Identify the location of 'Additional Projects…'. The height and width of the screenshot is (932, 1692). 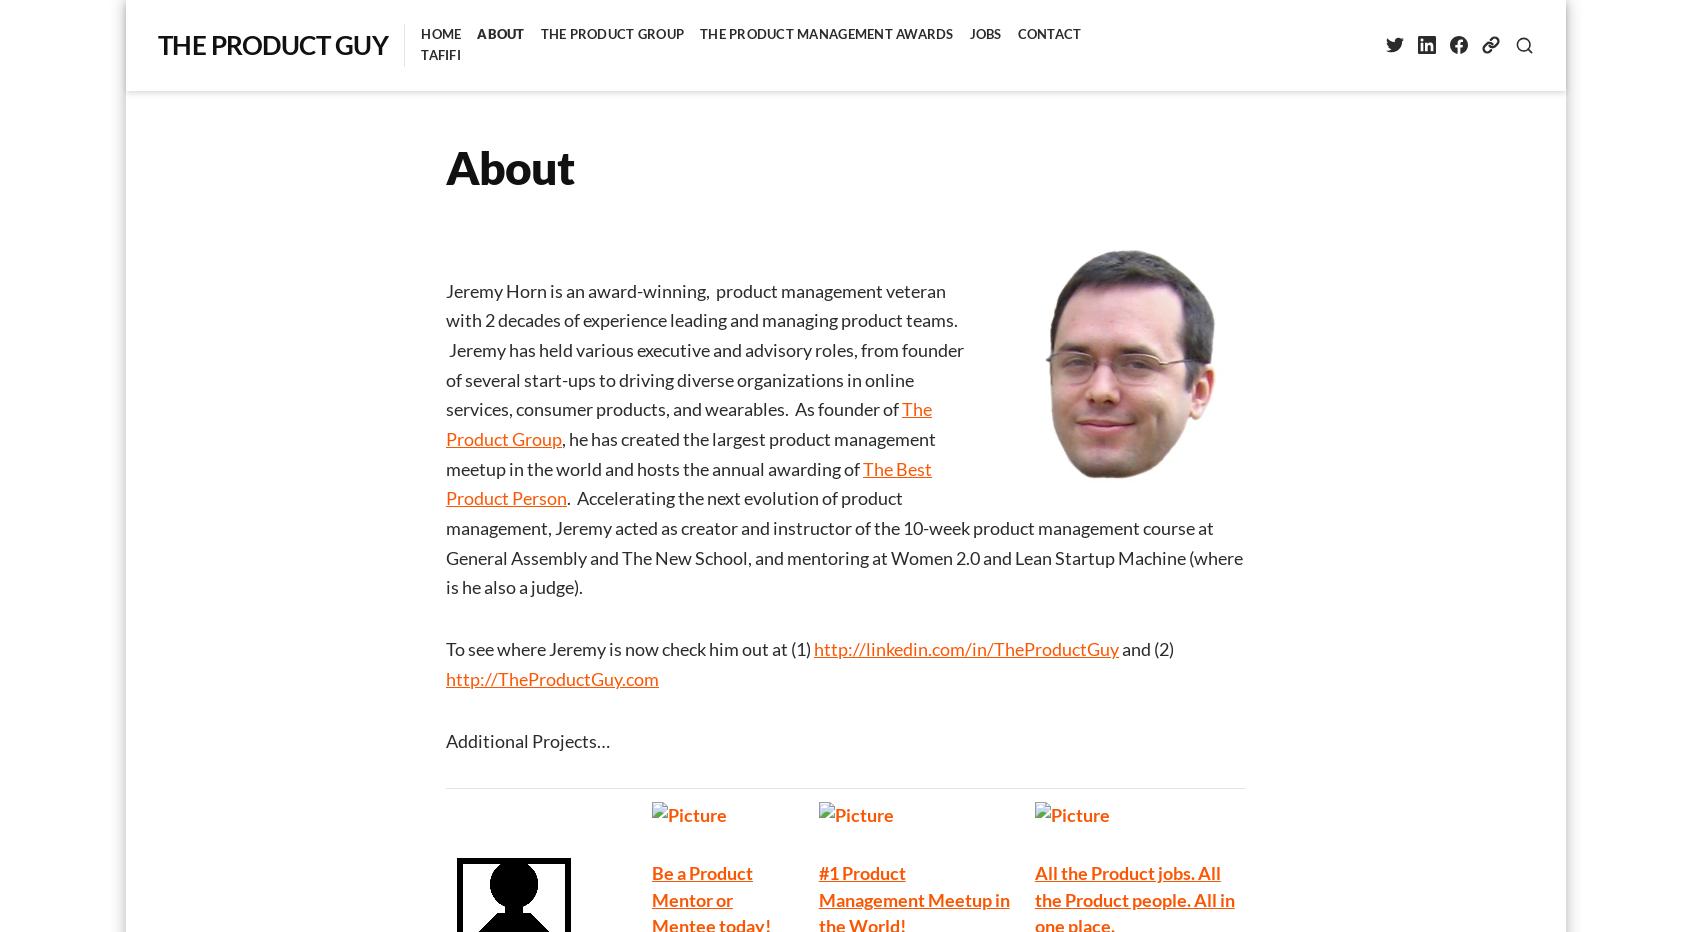
(445, 739).